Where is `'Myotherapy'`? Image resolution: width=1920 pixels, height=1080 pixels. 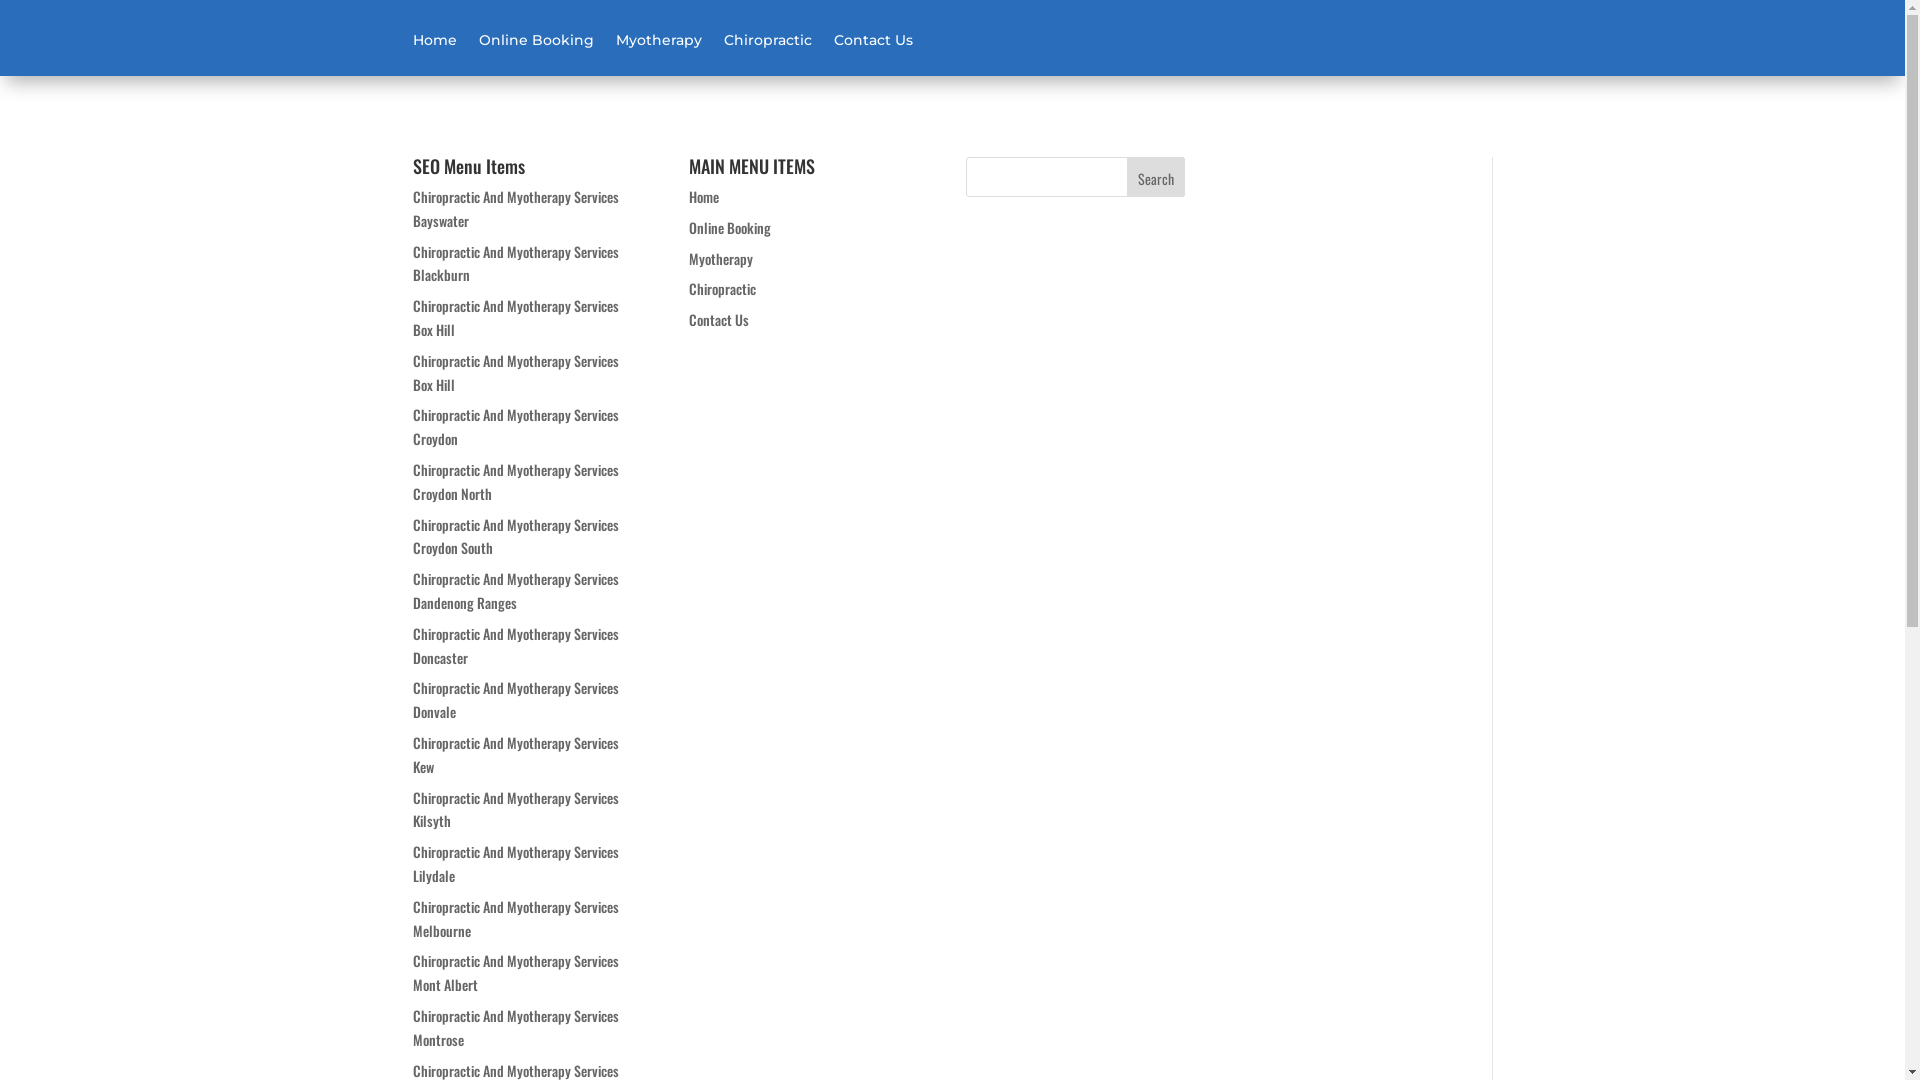 'Myotherapy' is located at coordinates (720, 257).